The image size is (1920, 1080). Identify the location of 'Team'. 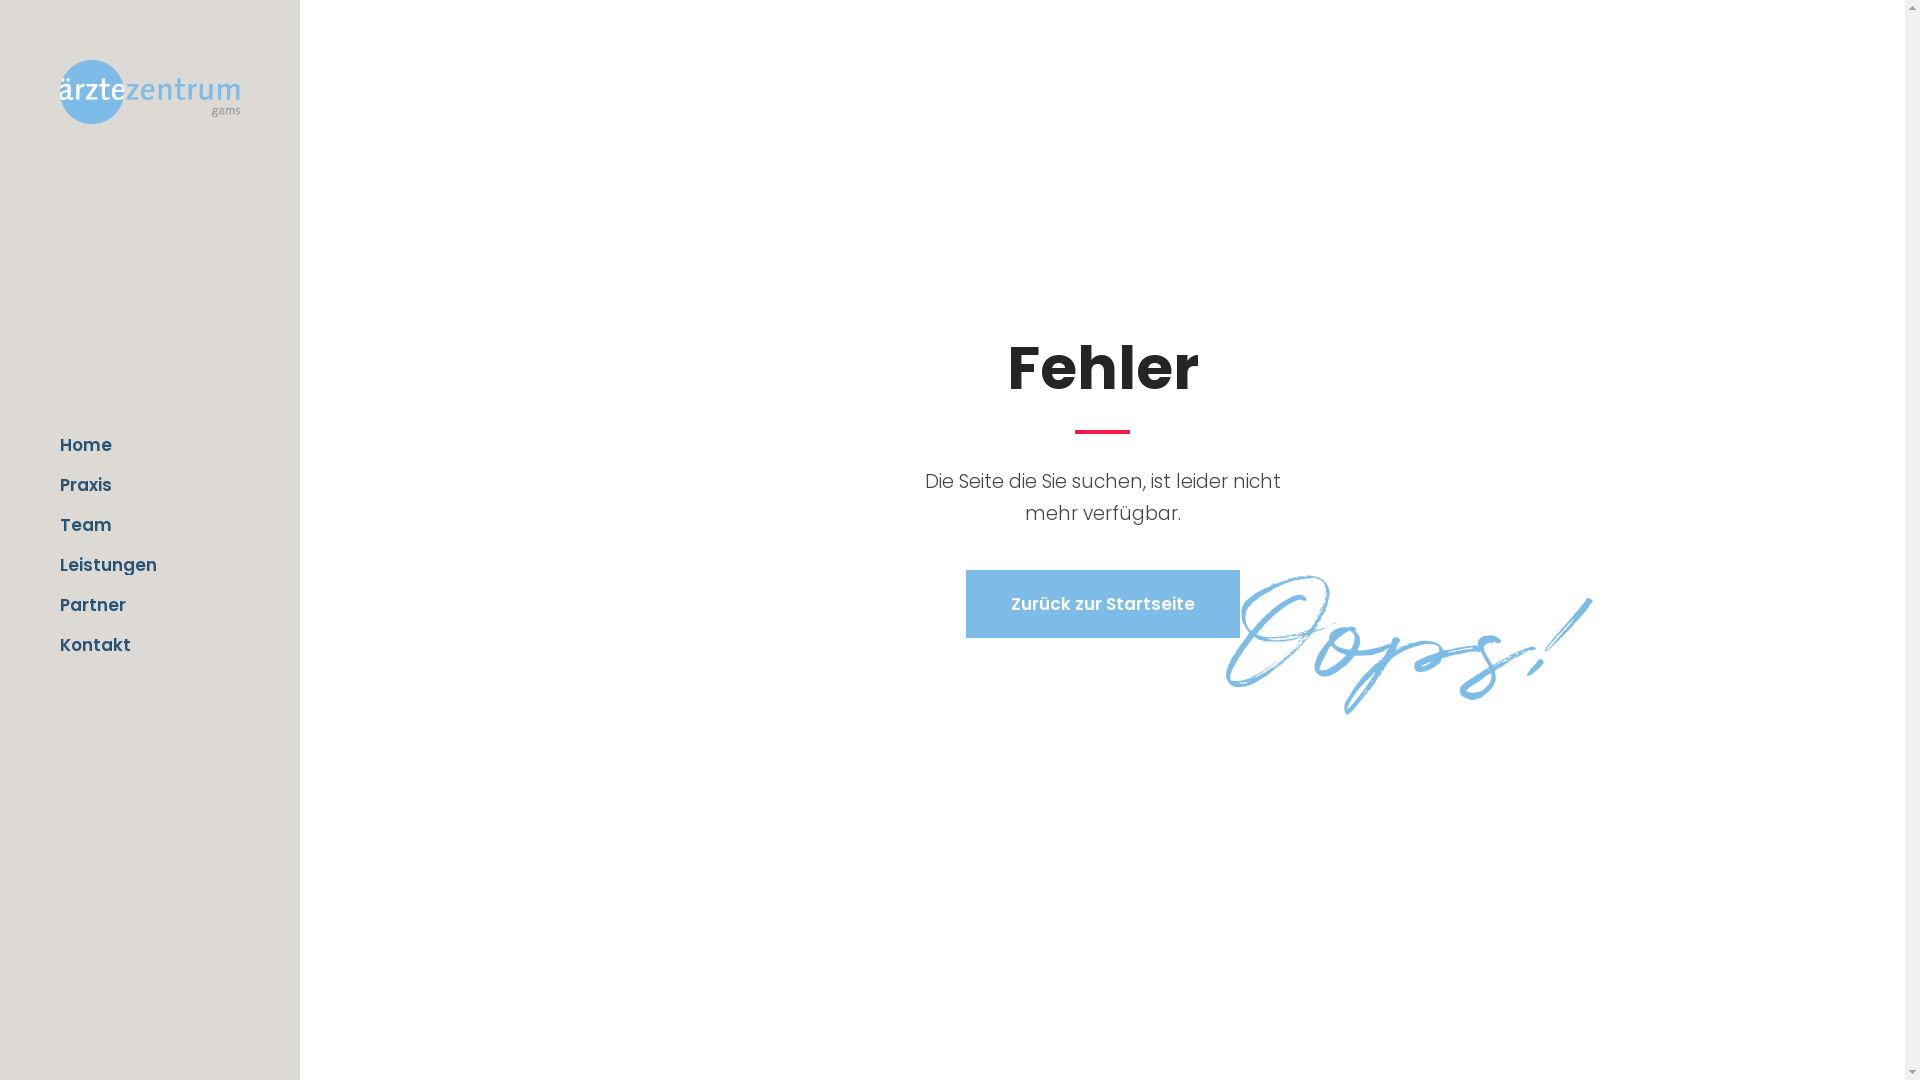
(59, 523).